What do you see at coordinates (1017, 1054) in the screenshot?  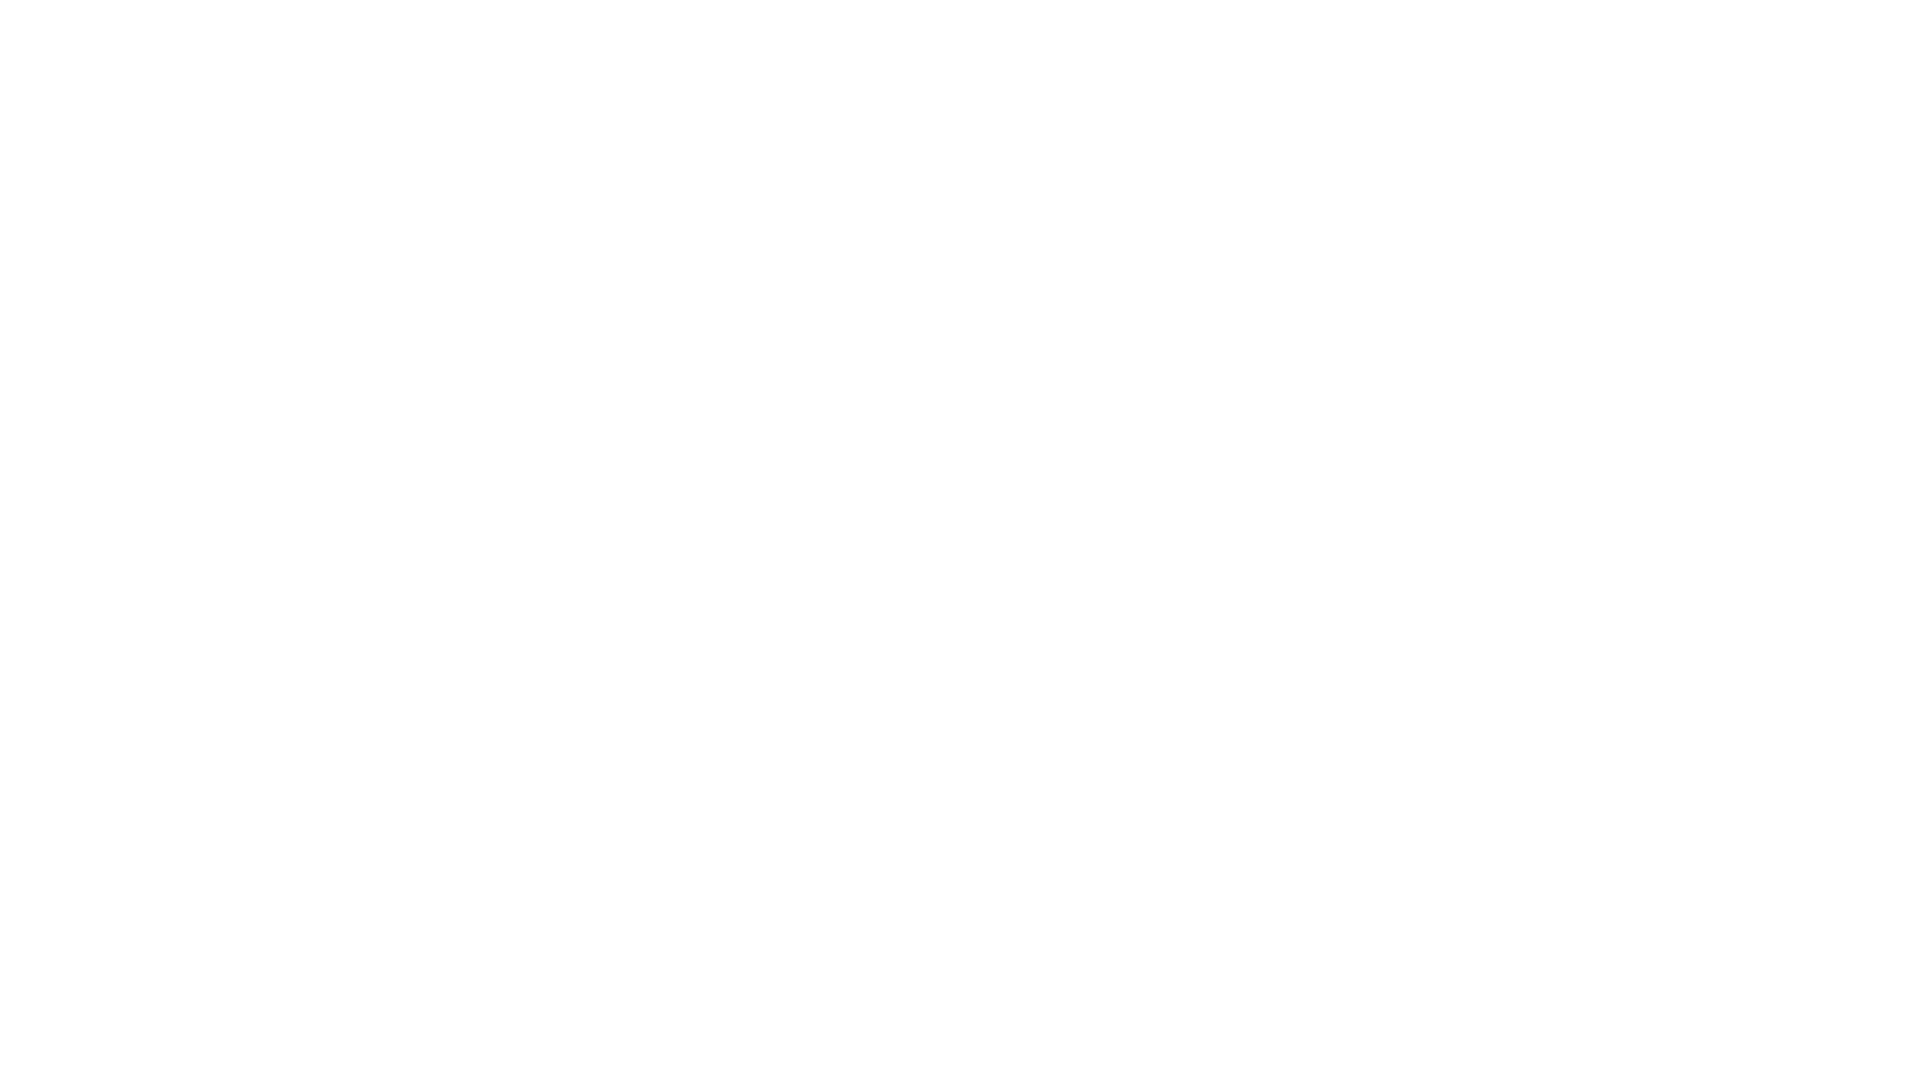 I see `'Cloudflare'` at bounding box center [1017, 1054].